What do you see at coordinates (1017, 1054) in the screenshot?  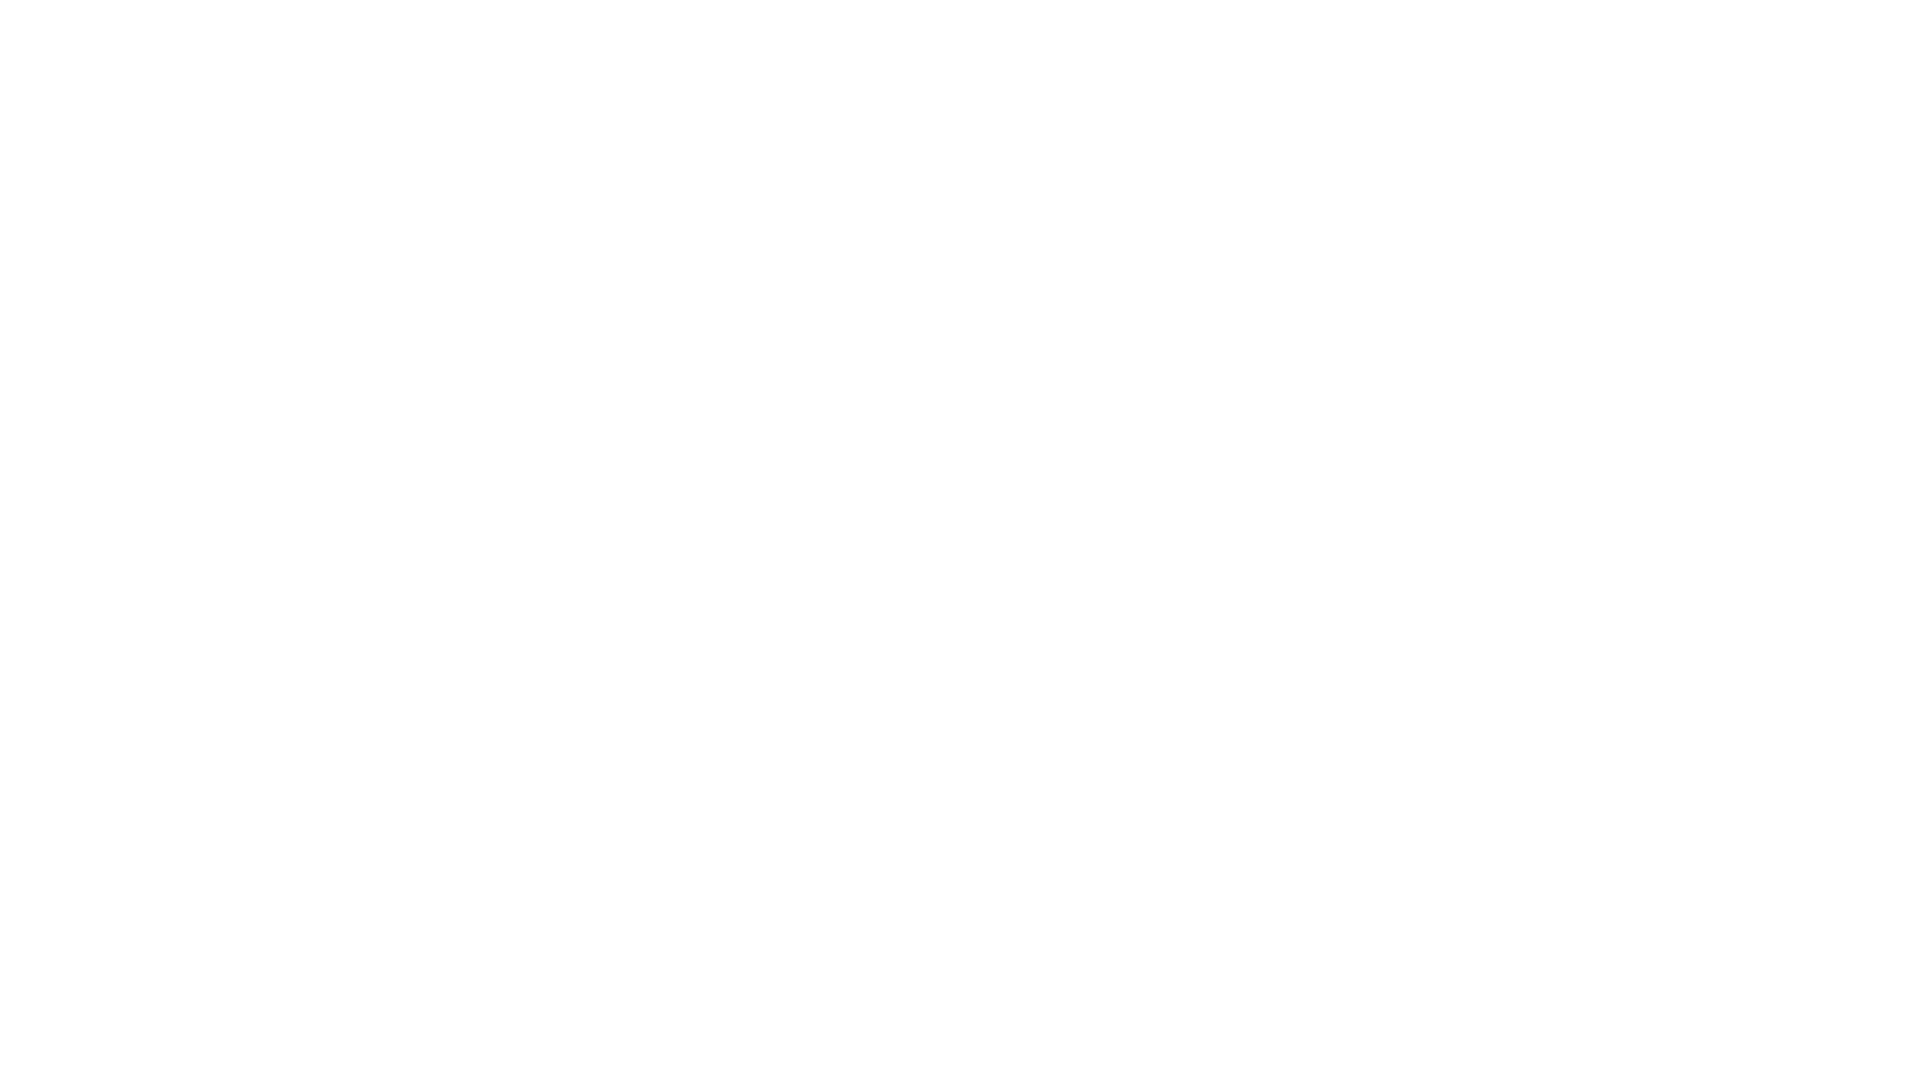 I see `'Cloudflare'` at bounding box center [1017, 1054].